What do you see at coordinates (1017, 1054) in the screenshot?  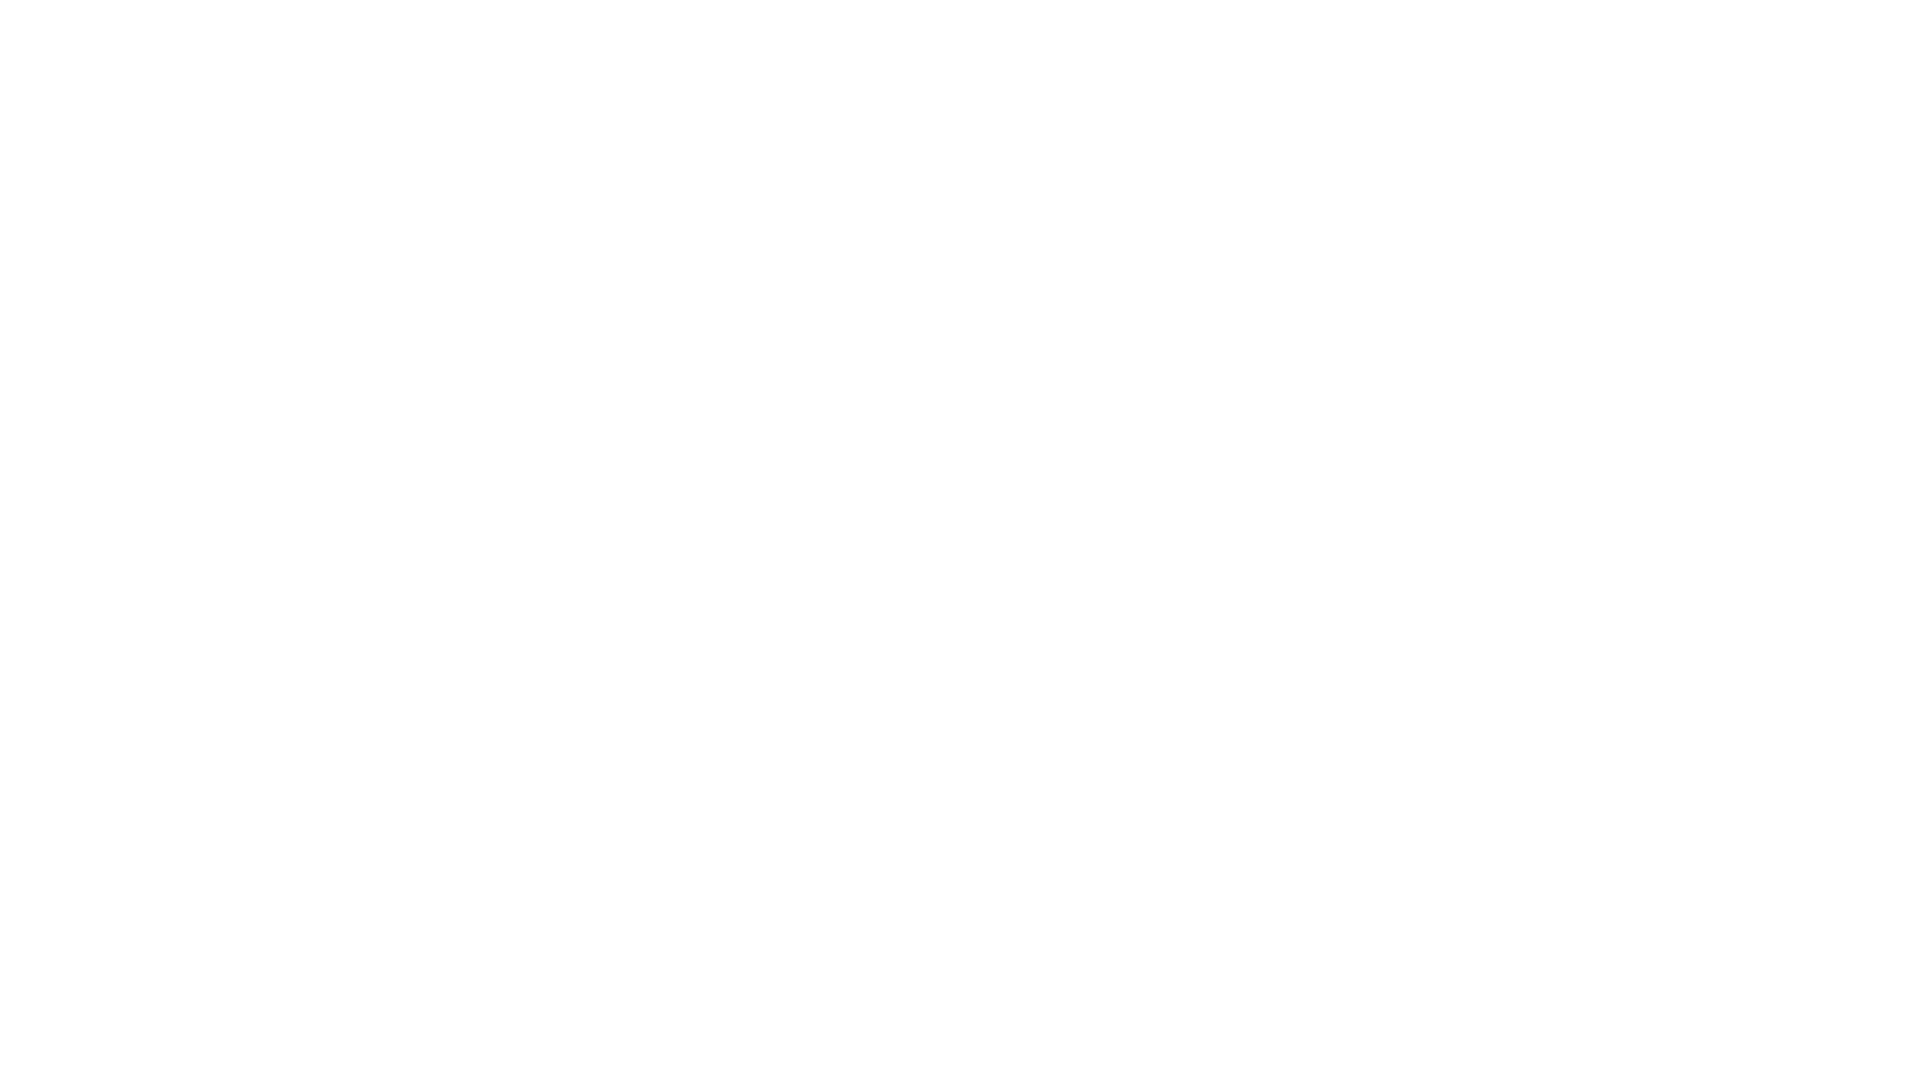 I see `'Cloudflare'` at bounding box center [1017, 1054].